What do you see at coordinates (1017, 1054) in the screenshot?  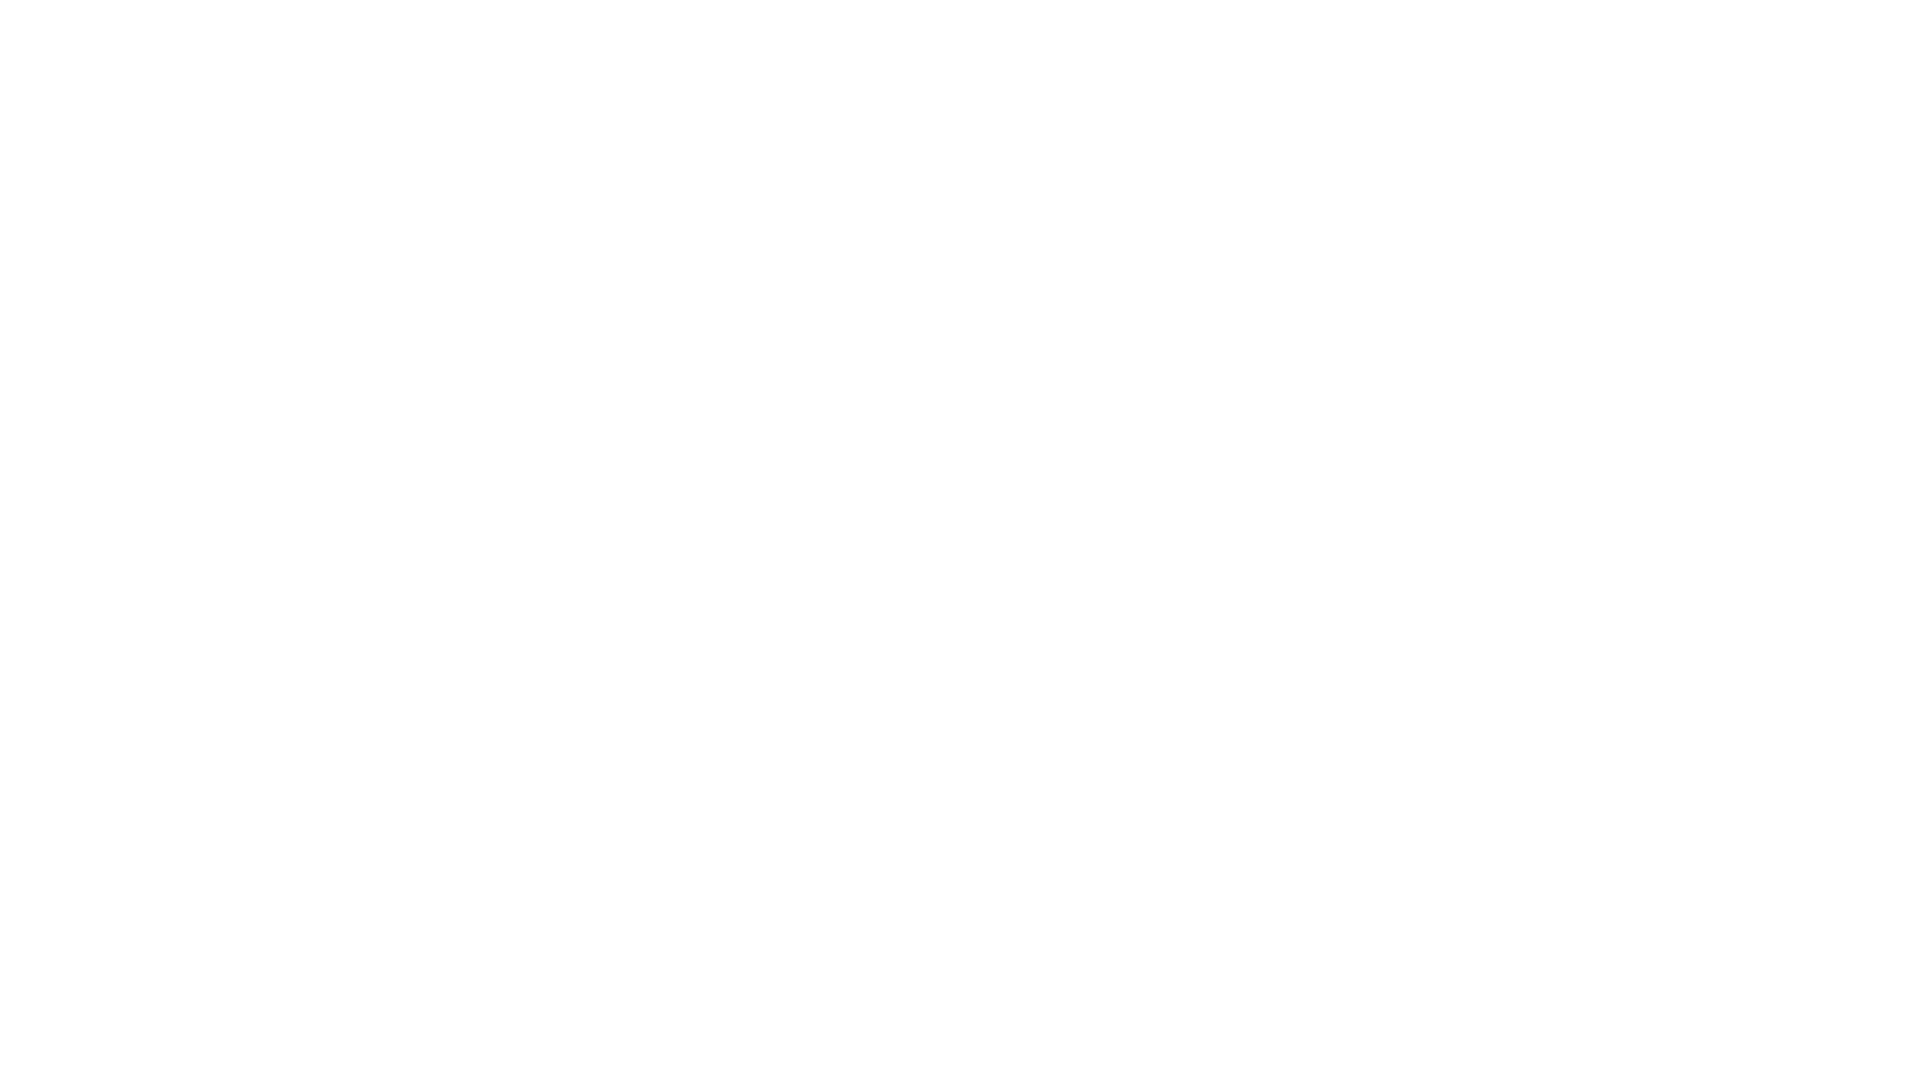 I see `'Cloudflare'` at bounding box center [1017, 1054].